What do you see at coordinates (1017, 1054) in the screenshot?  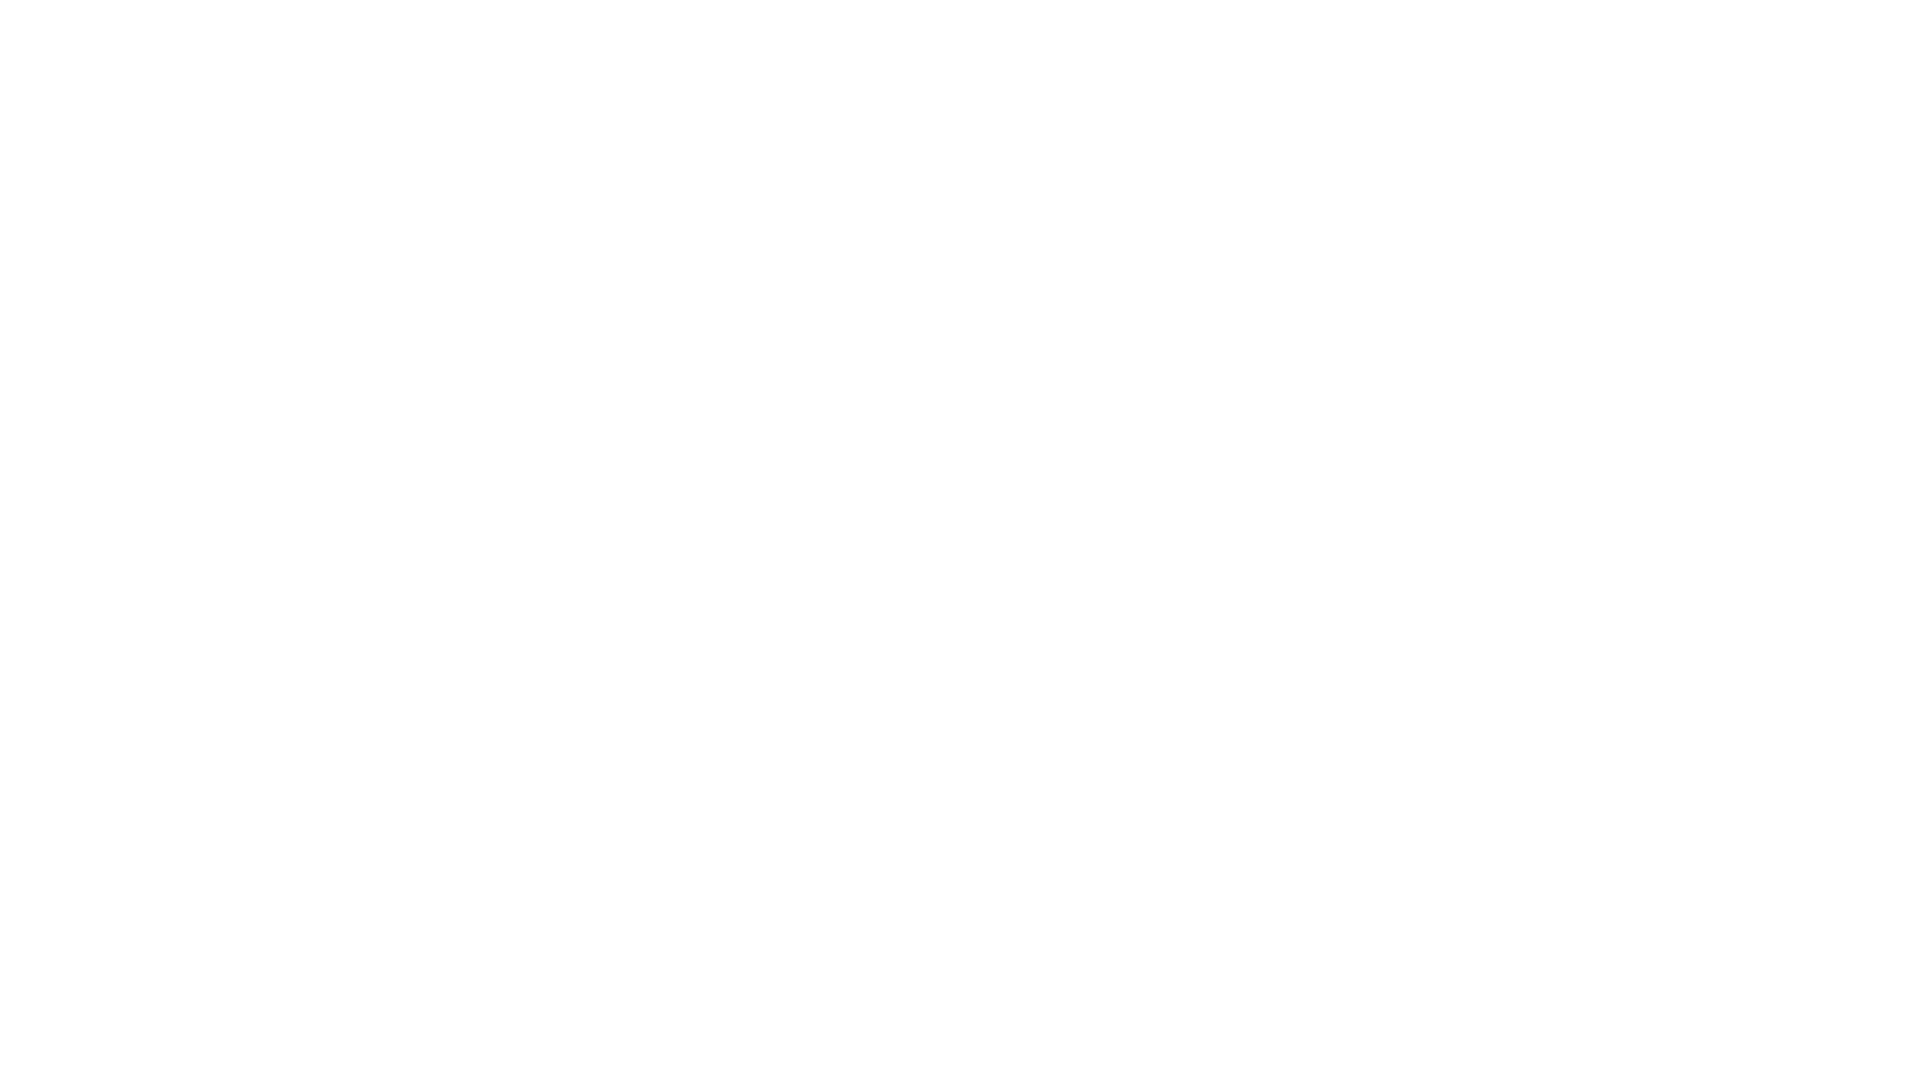 I see `'Cloudflare'` at bounding box center [1017, 1054].